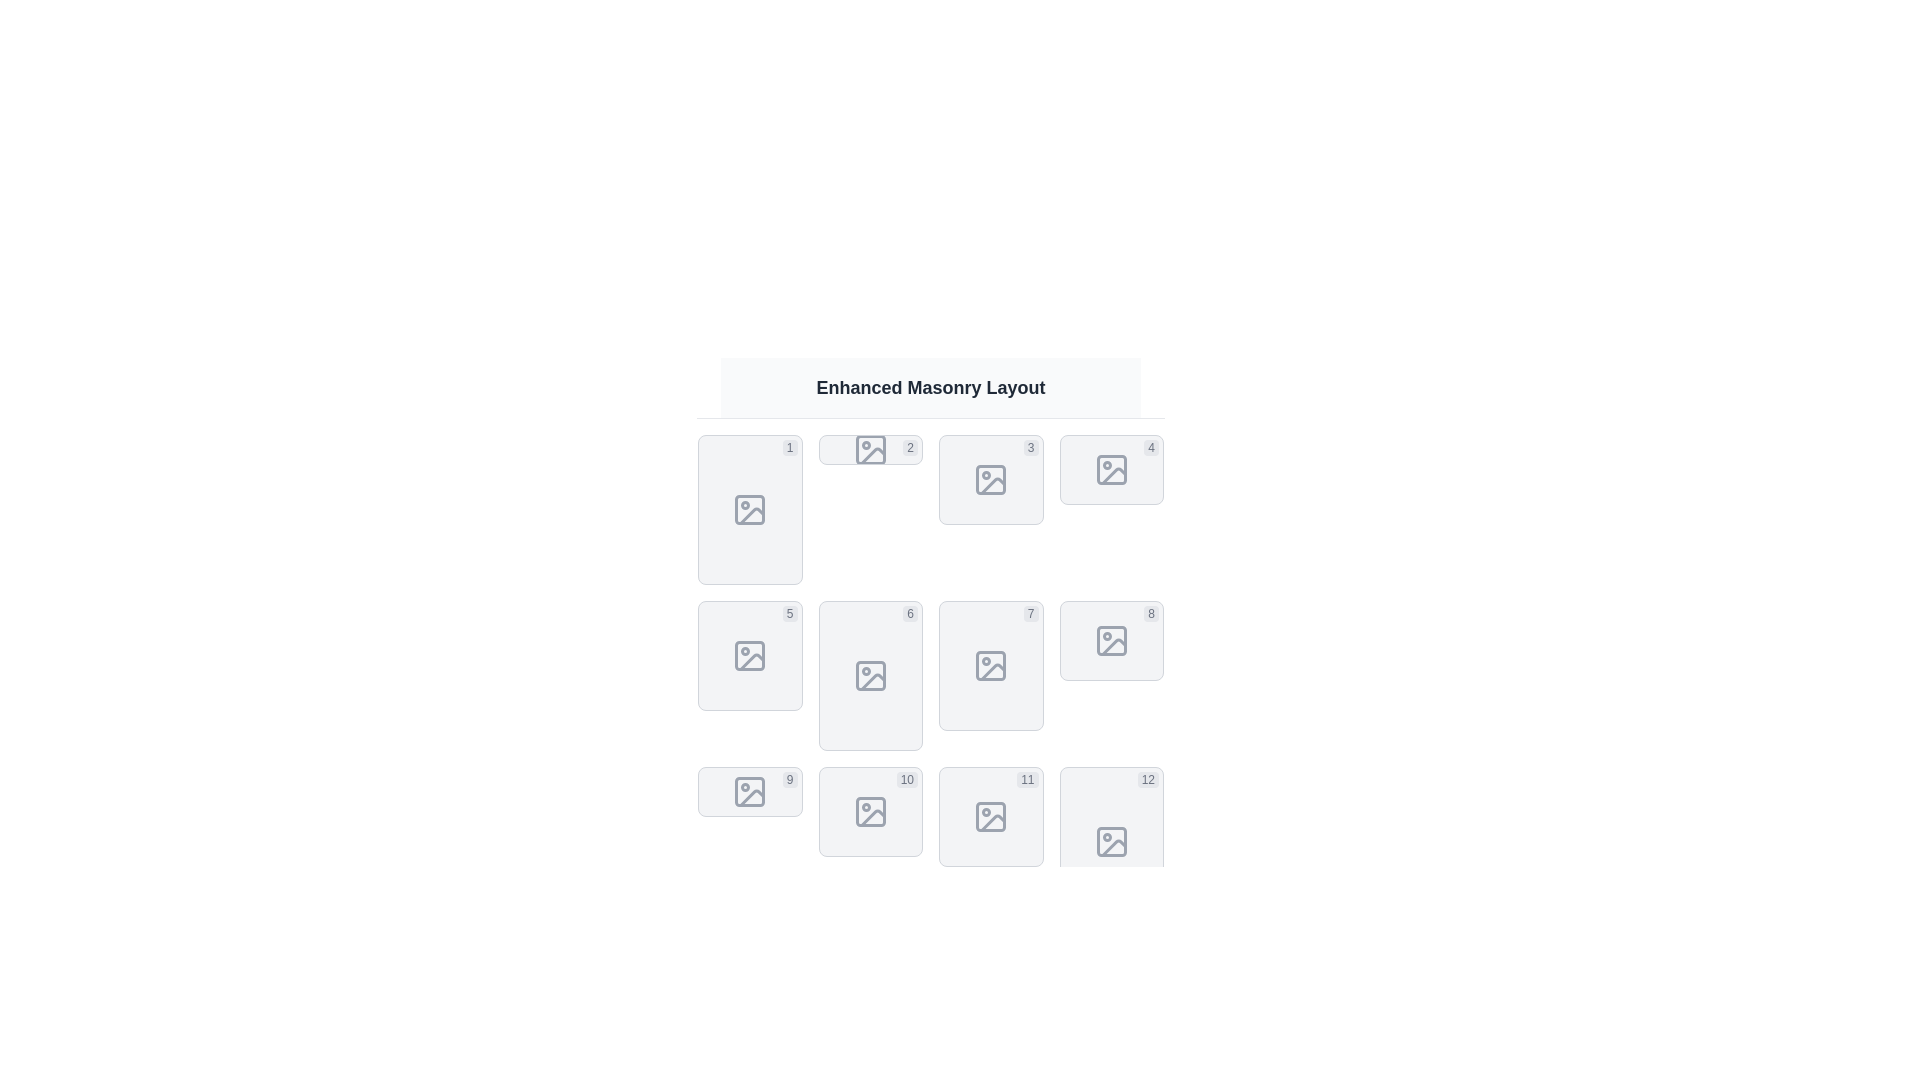  Describe the element at coordinates (991, 479) in the screenshot. I see `and drop the photograph icon located in the third image card of the first row` at that location.